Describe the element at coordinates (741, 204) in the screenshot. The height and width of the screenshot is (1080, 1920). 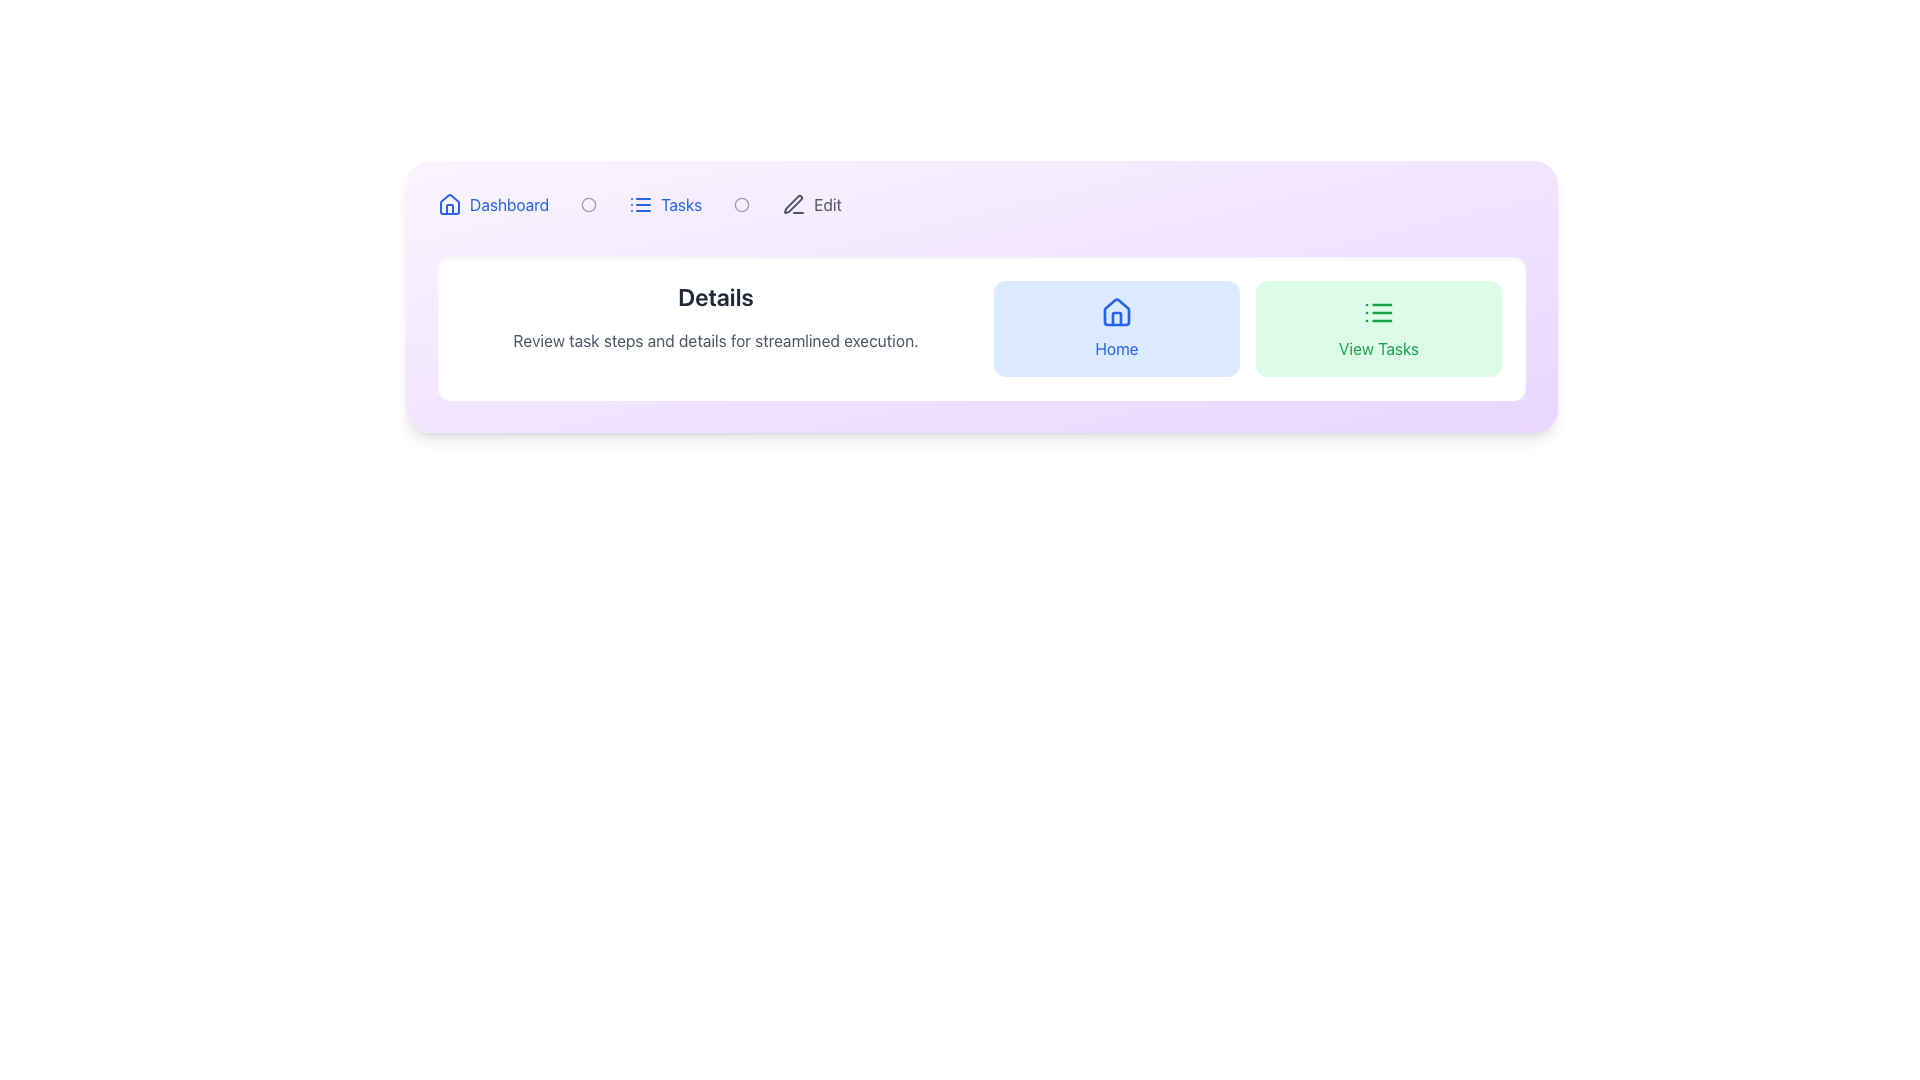
I see `the SVG Circle element located between the 'Dashboard' and 'Tasks' labels in the navigation bar` at that location.